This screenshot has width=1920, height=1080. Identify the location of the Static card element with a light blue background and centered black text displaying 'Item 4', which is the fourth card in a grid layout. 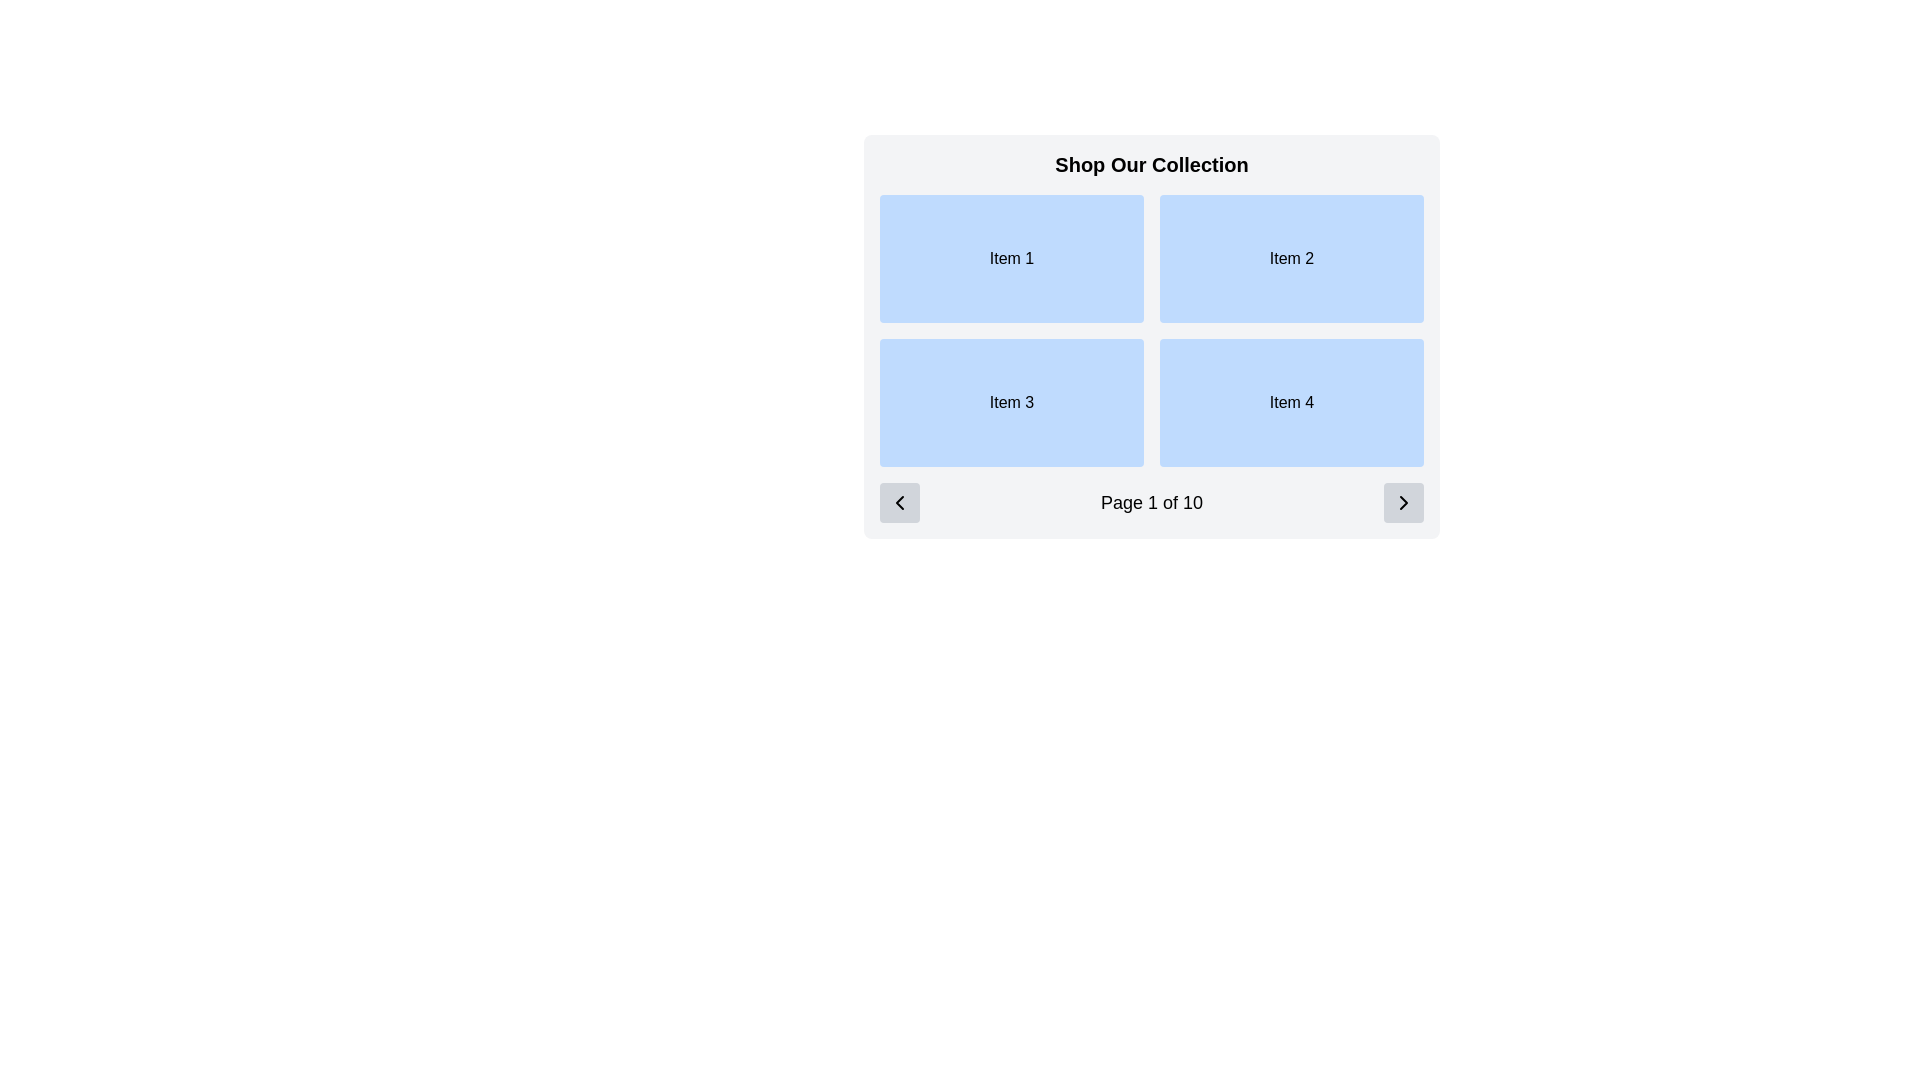
(1291, 402).